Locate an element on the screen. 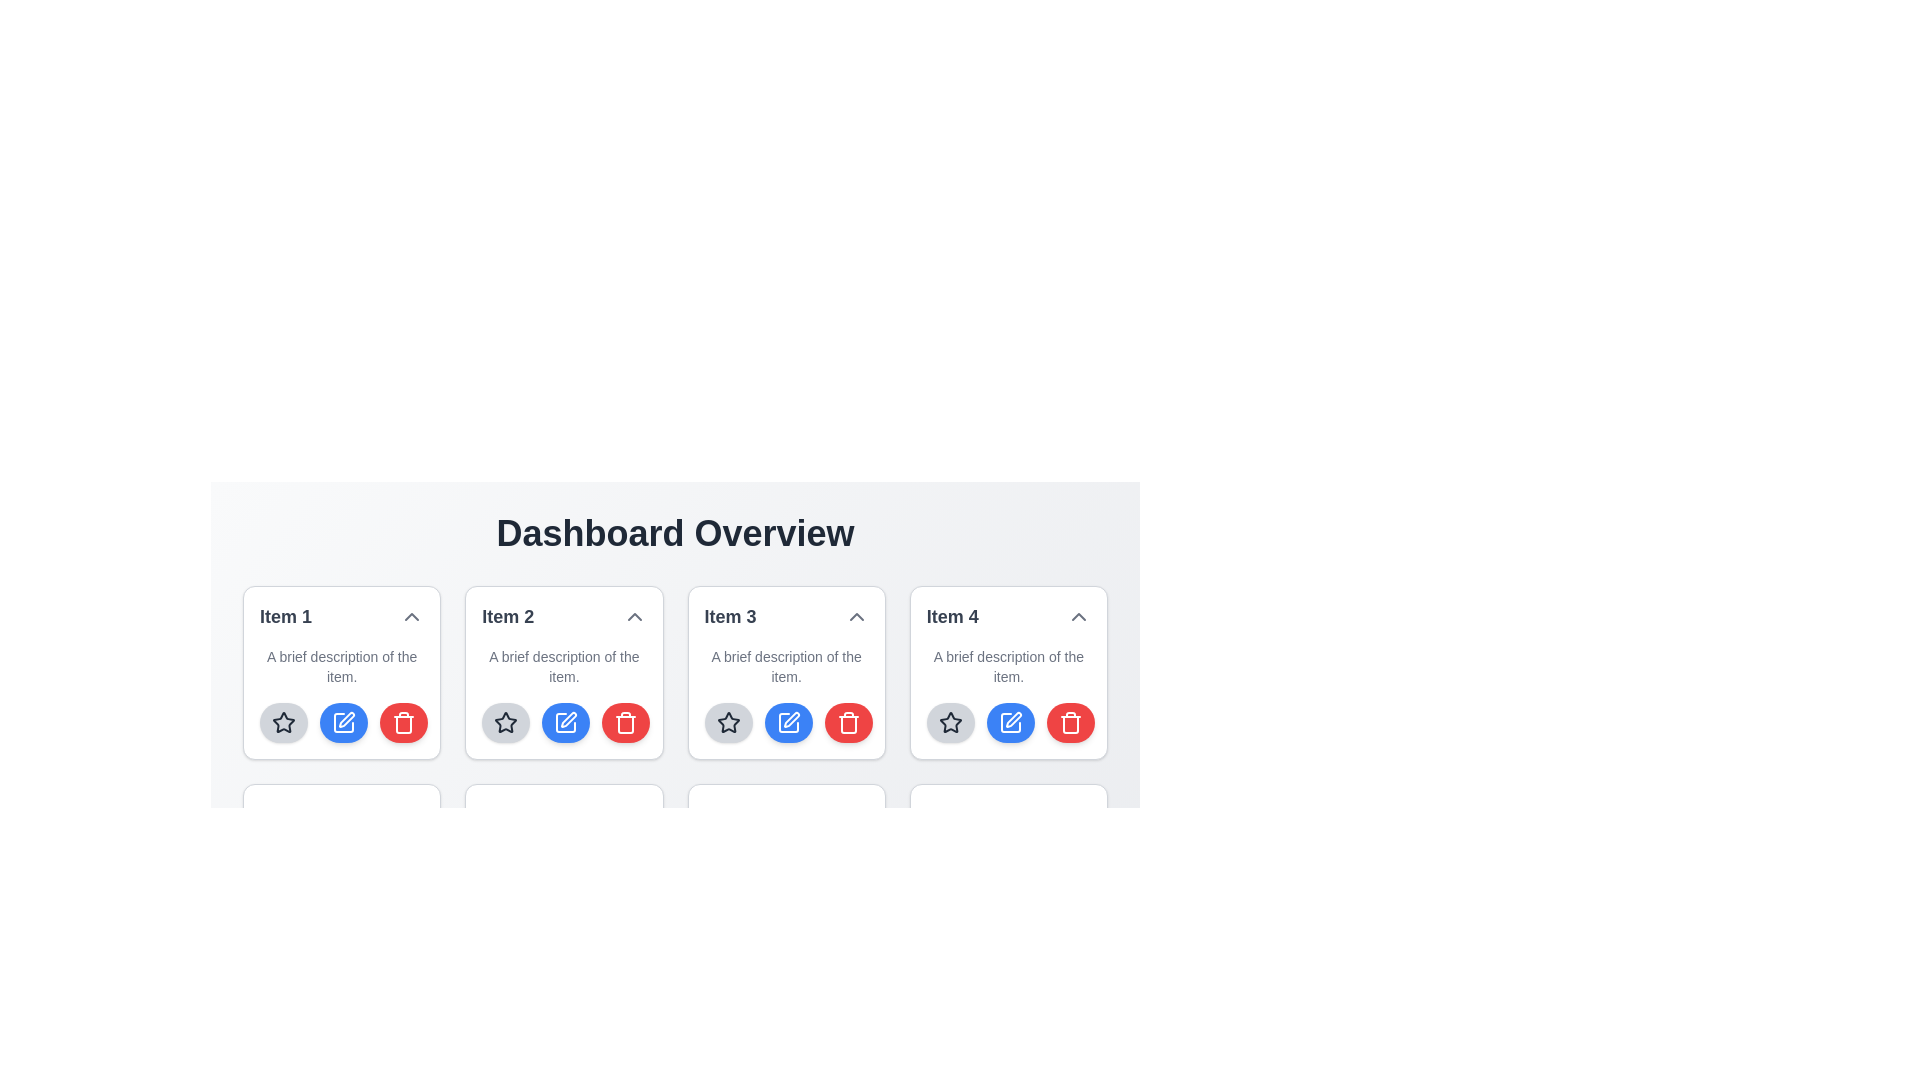  the middle button in the bottom row of buttons in the first card of the dashboard layout is located at coordinates (344, 722).